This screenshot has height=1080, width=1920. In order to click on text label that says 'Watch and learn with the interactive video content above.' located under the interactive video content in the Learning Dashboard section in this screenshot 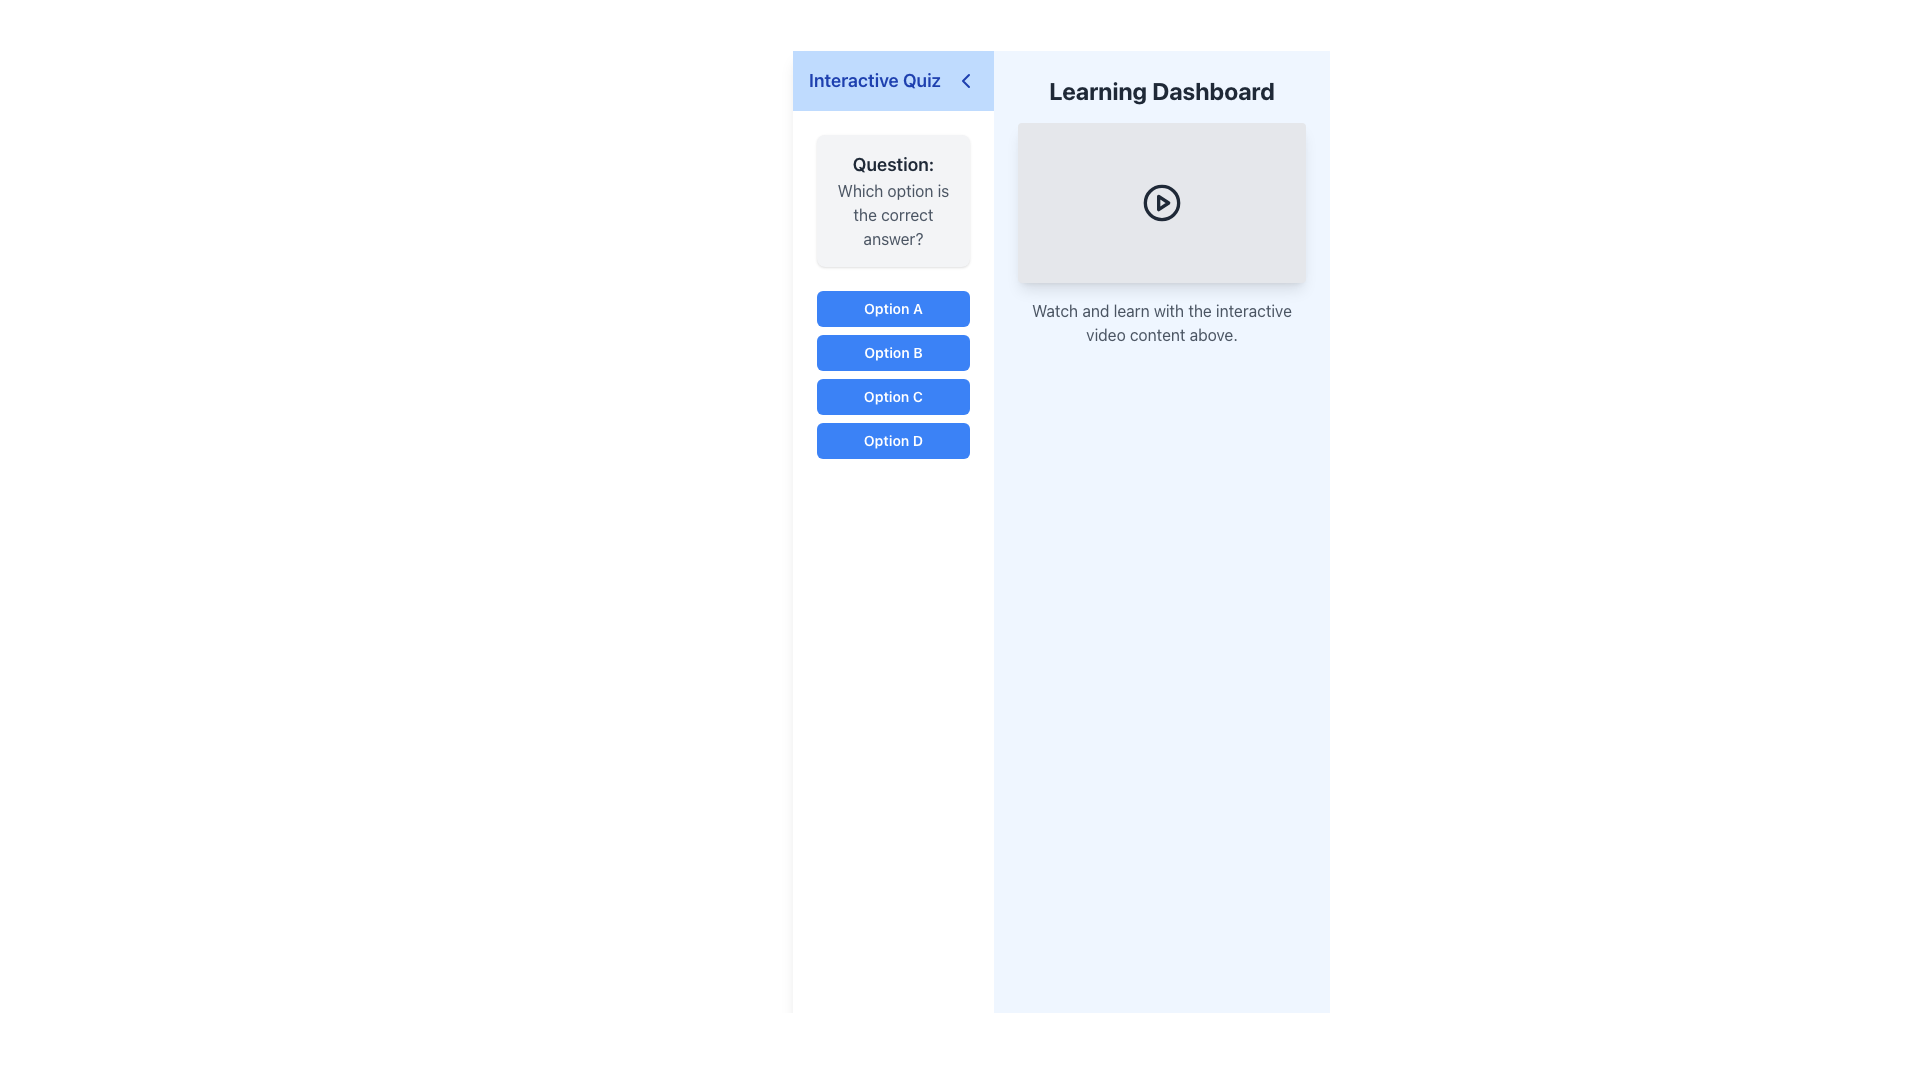, I will do `click(1161, 322)`.